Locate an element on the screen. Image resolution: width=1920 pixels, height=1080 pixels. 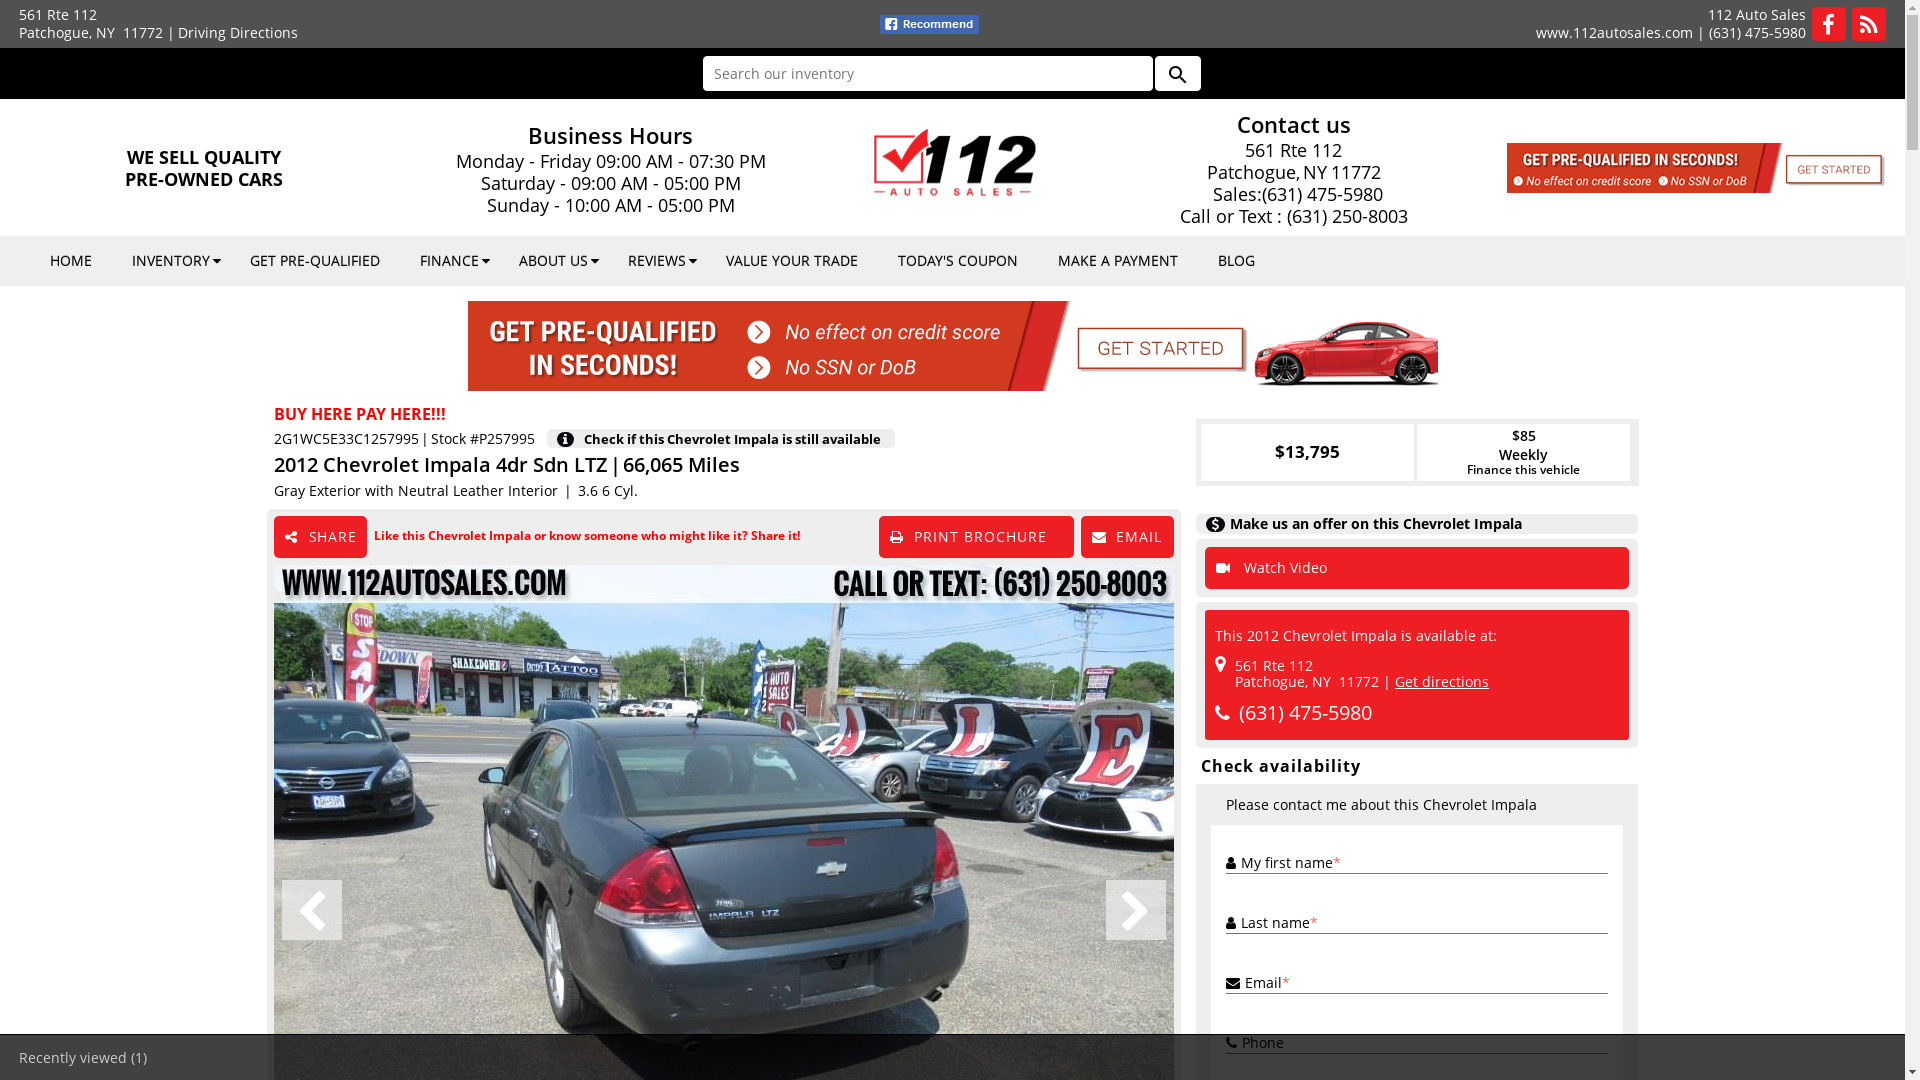
'Get directions' is located at coordinates (1441, 680).